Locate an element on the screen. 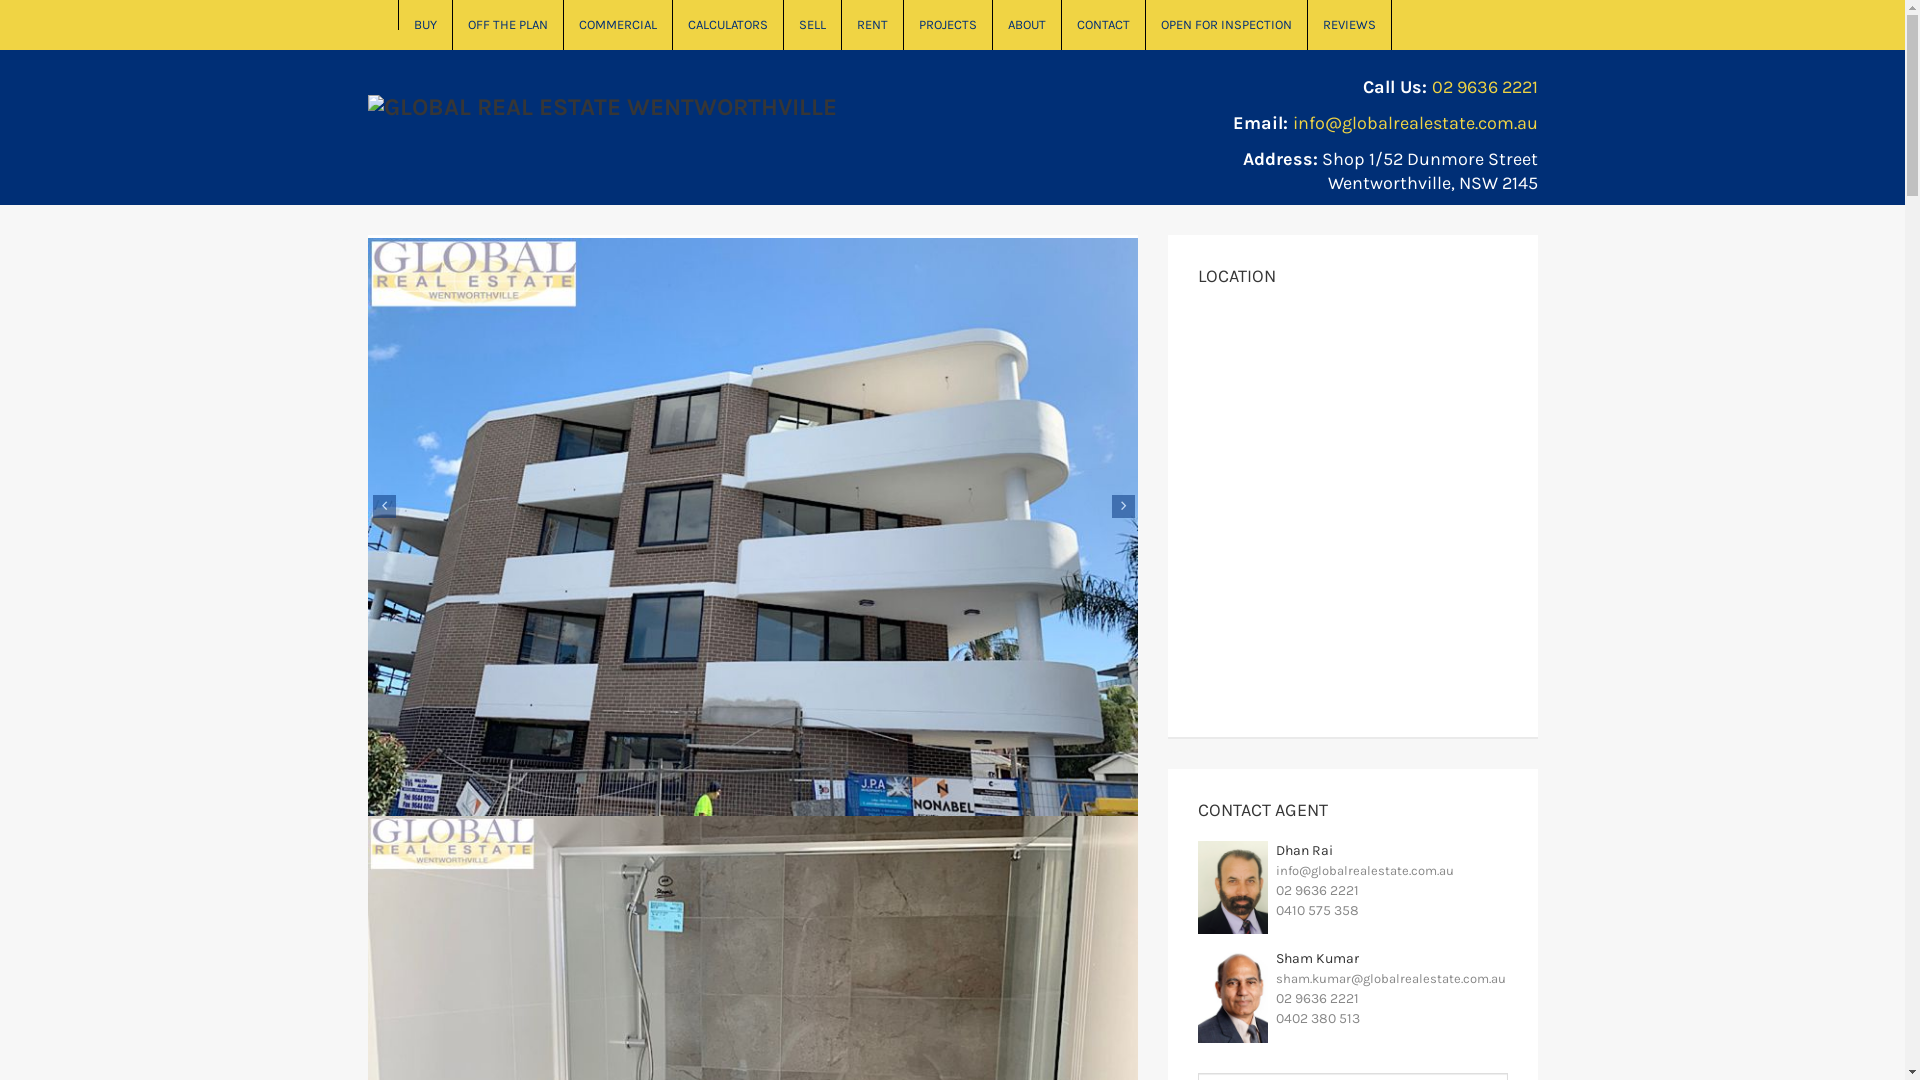  'SELL' is located at coordinates (812, 24).